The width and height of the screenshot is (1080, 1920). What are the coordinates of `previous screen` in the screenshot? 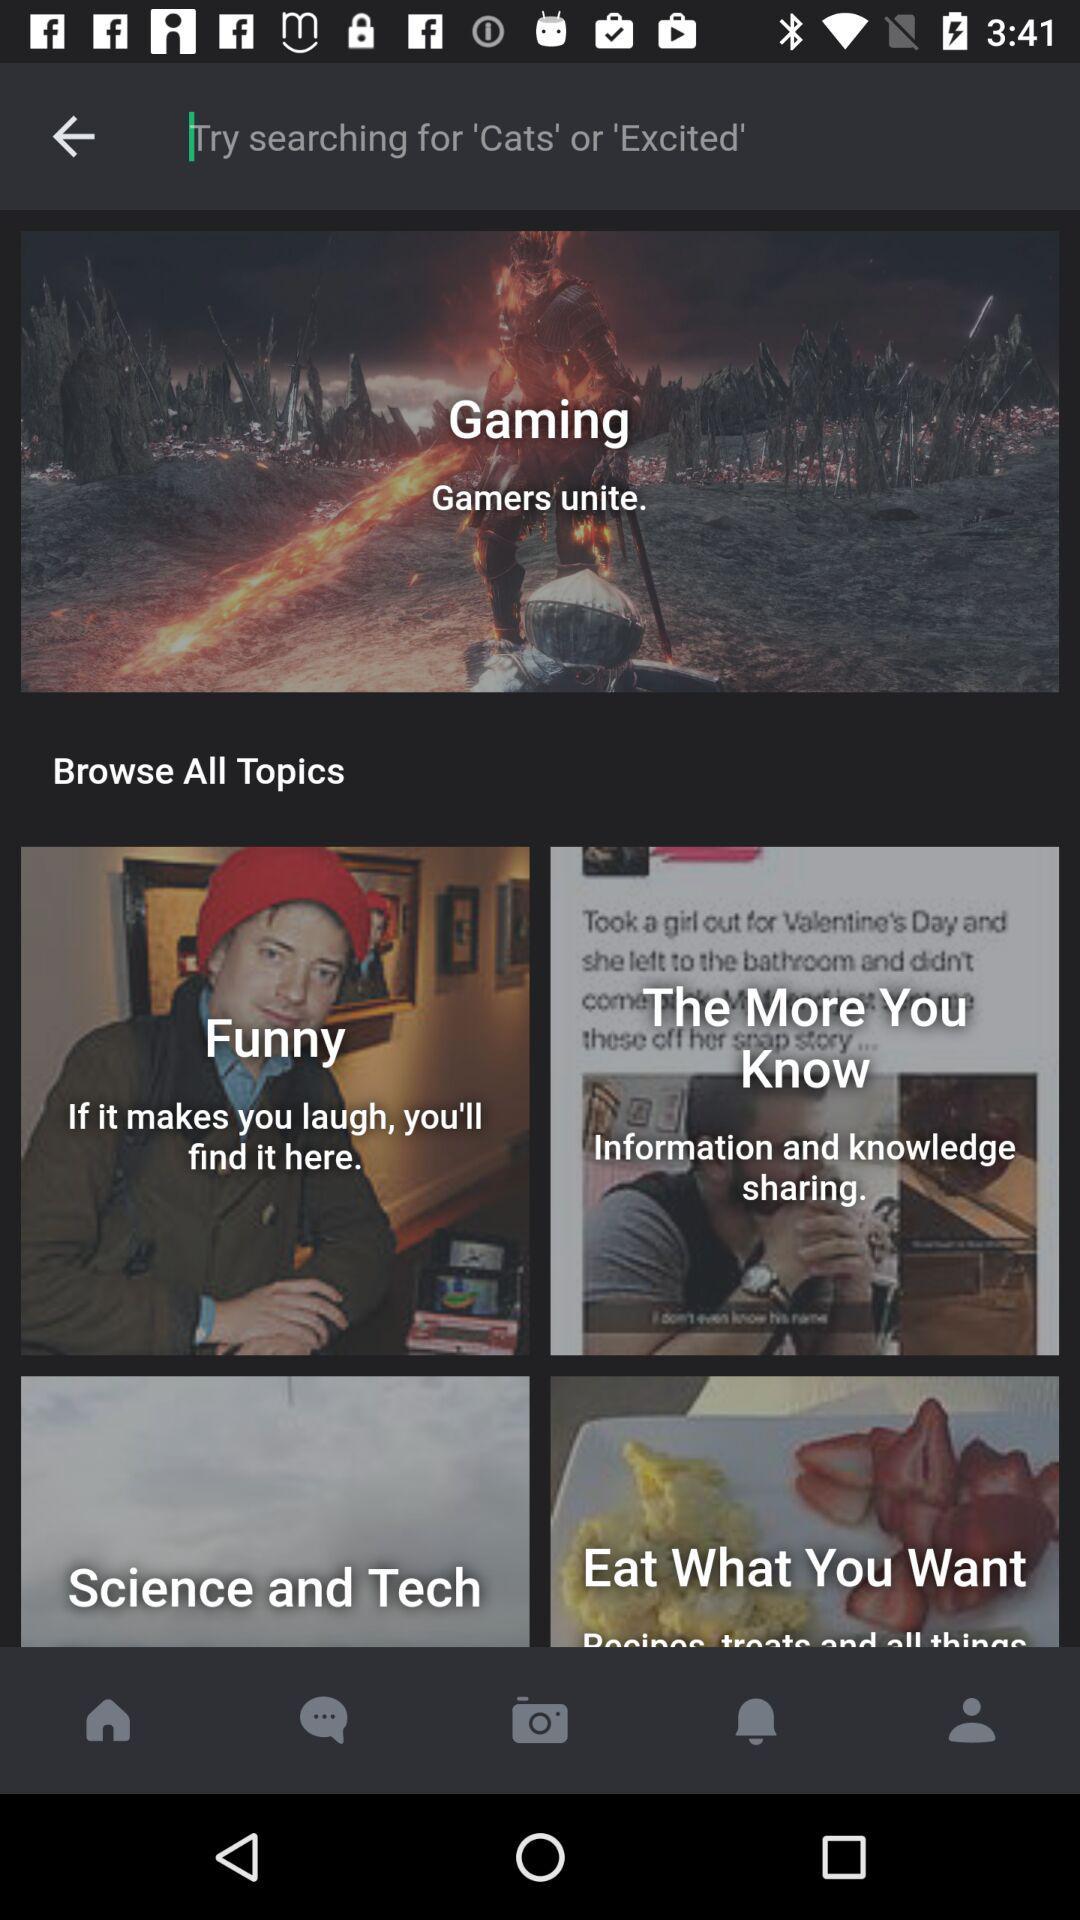 It's located at (72, 135).